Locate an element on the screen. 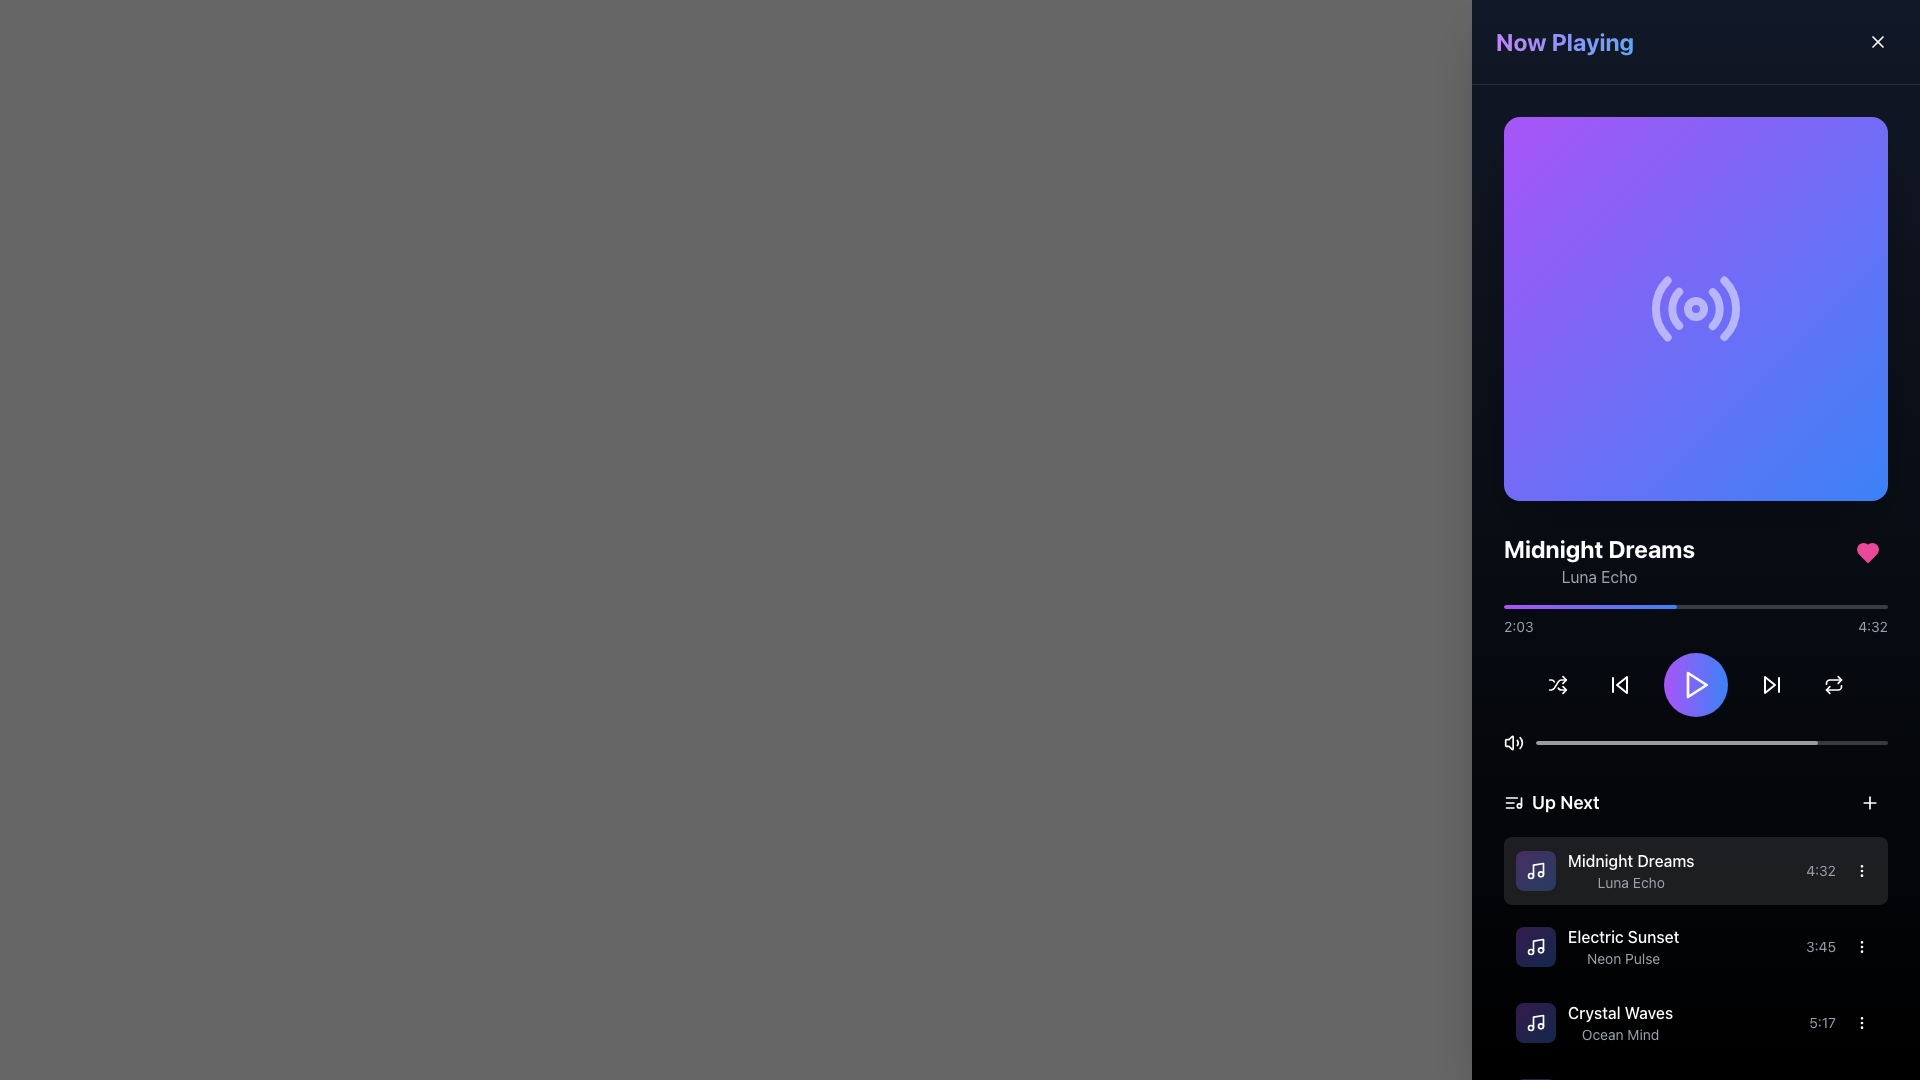  the 'Midnight Dreams' label in the 'Up Next' section is located at coordinates (1631, 870).